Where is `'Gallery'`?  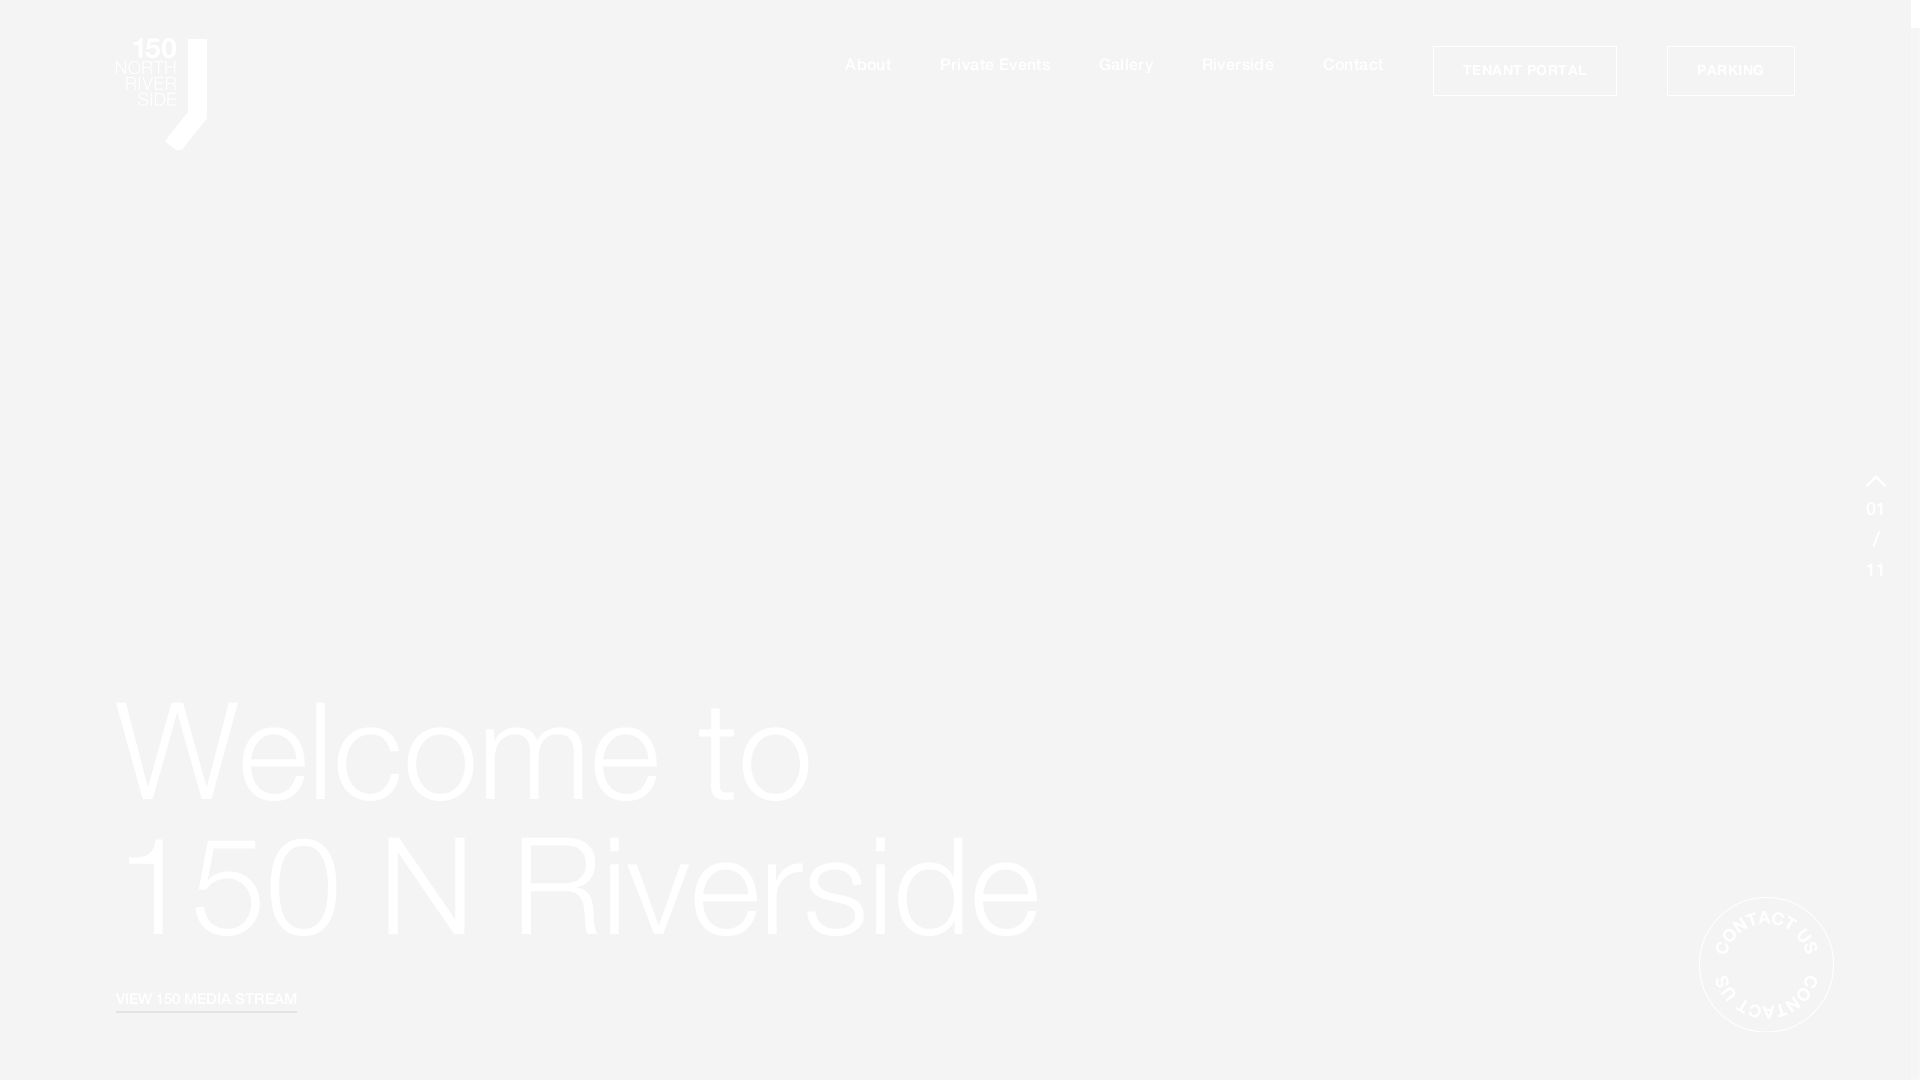 'Gallery' is located at coordinates (1126, 64).